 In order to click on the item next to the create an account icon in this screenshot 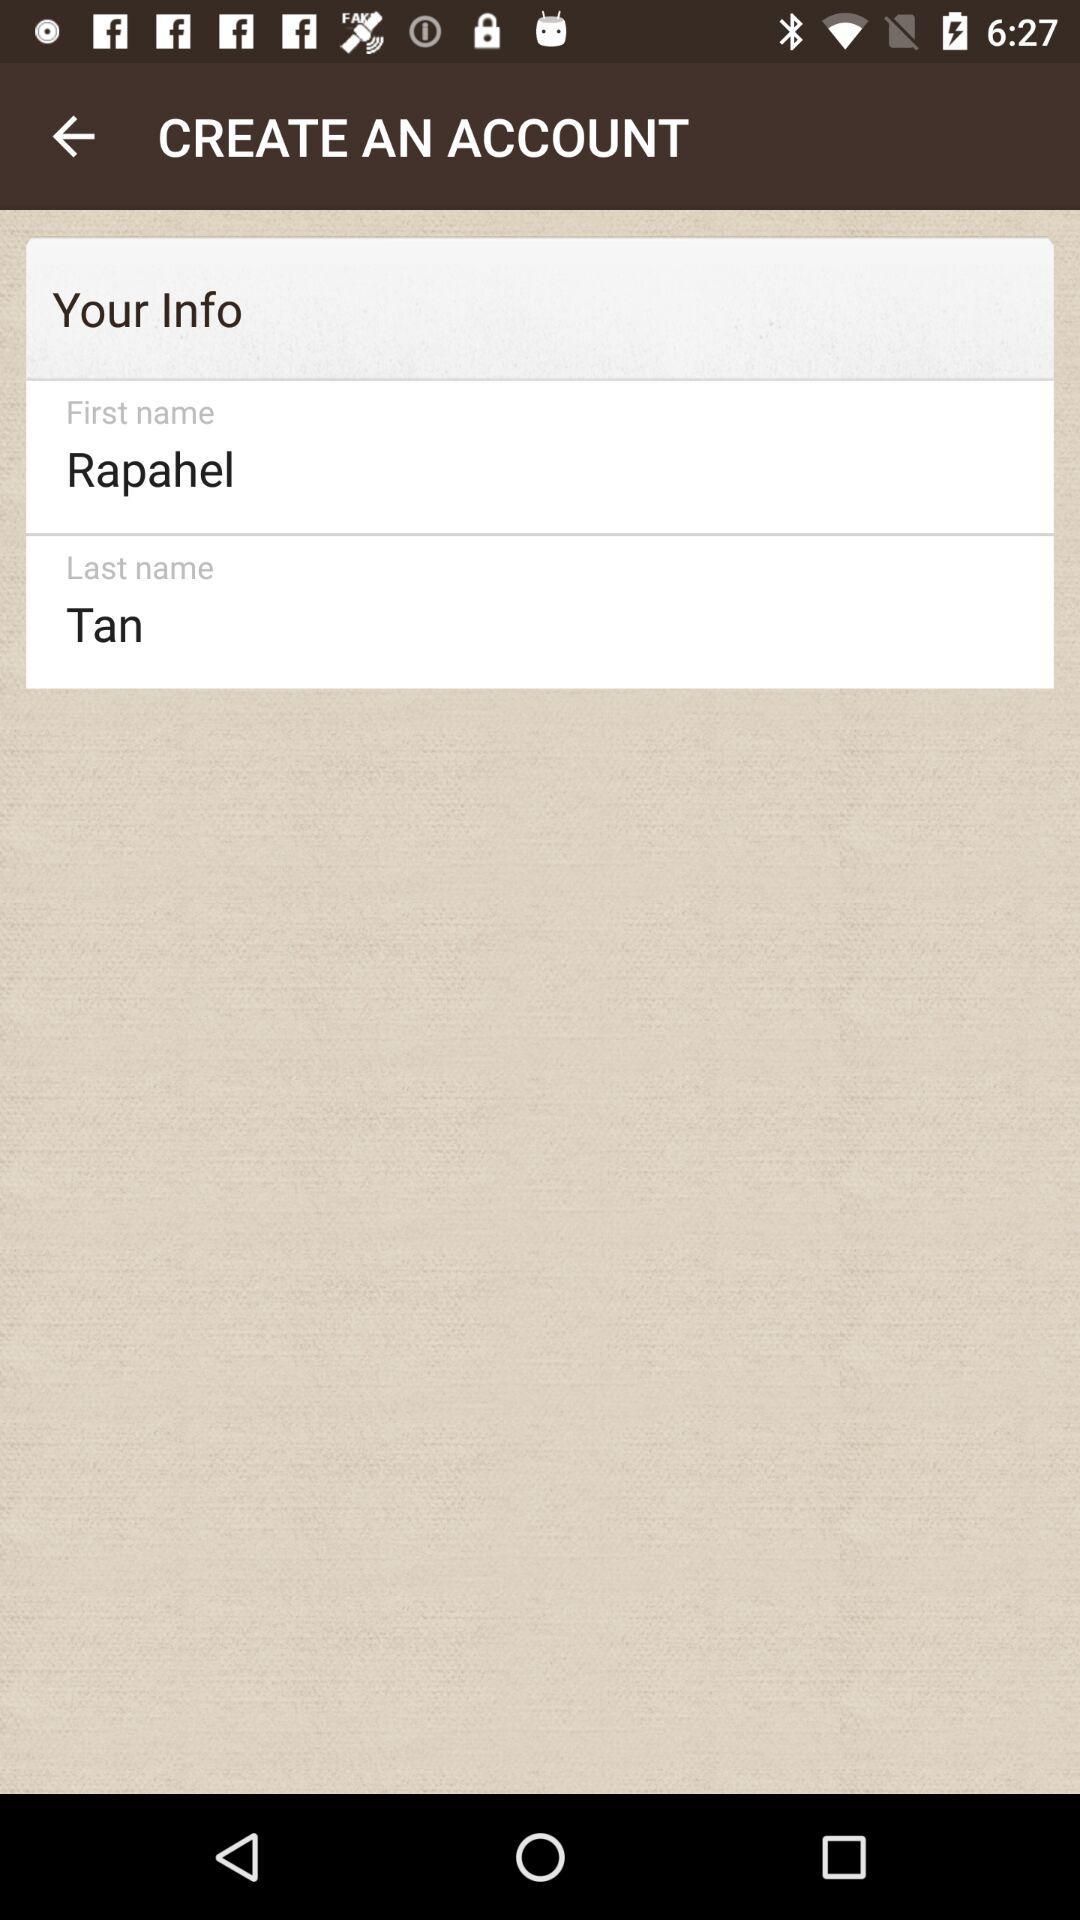, I will do `click(72, 135)`.